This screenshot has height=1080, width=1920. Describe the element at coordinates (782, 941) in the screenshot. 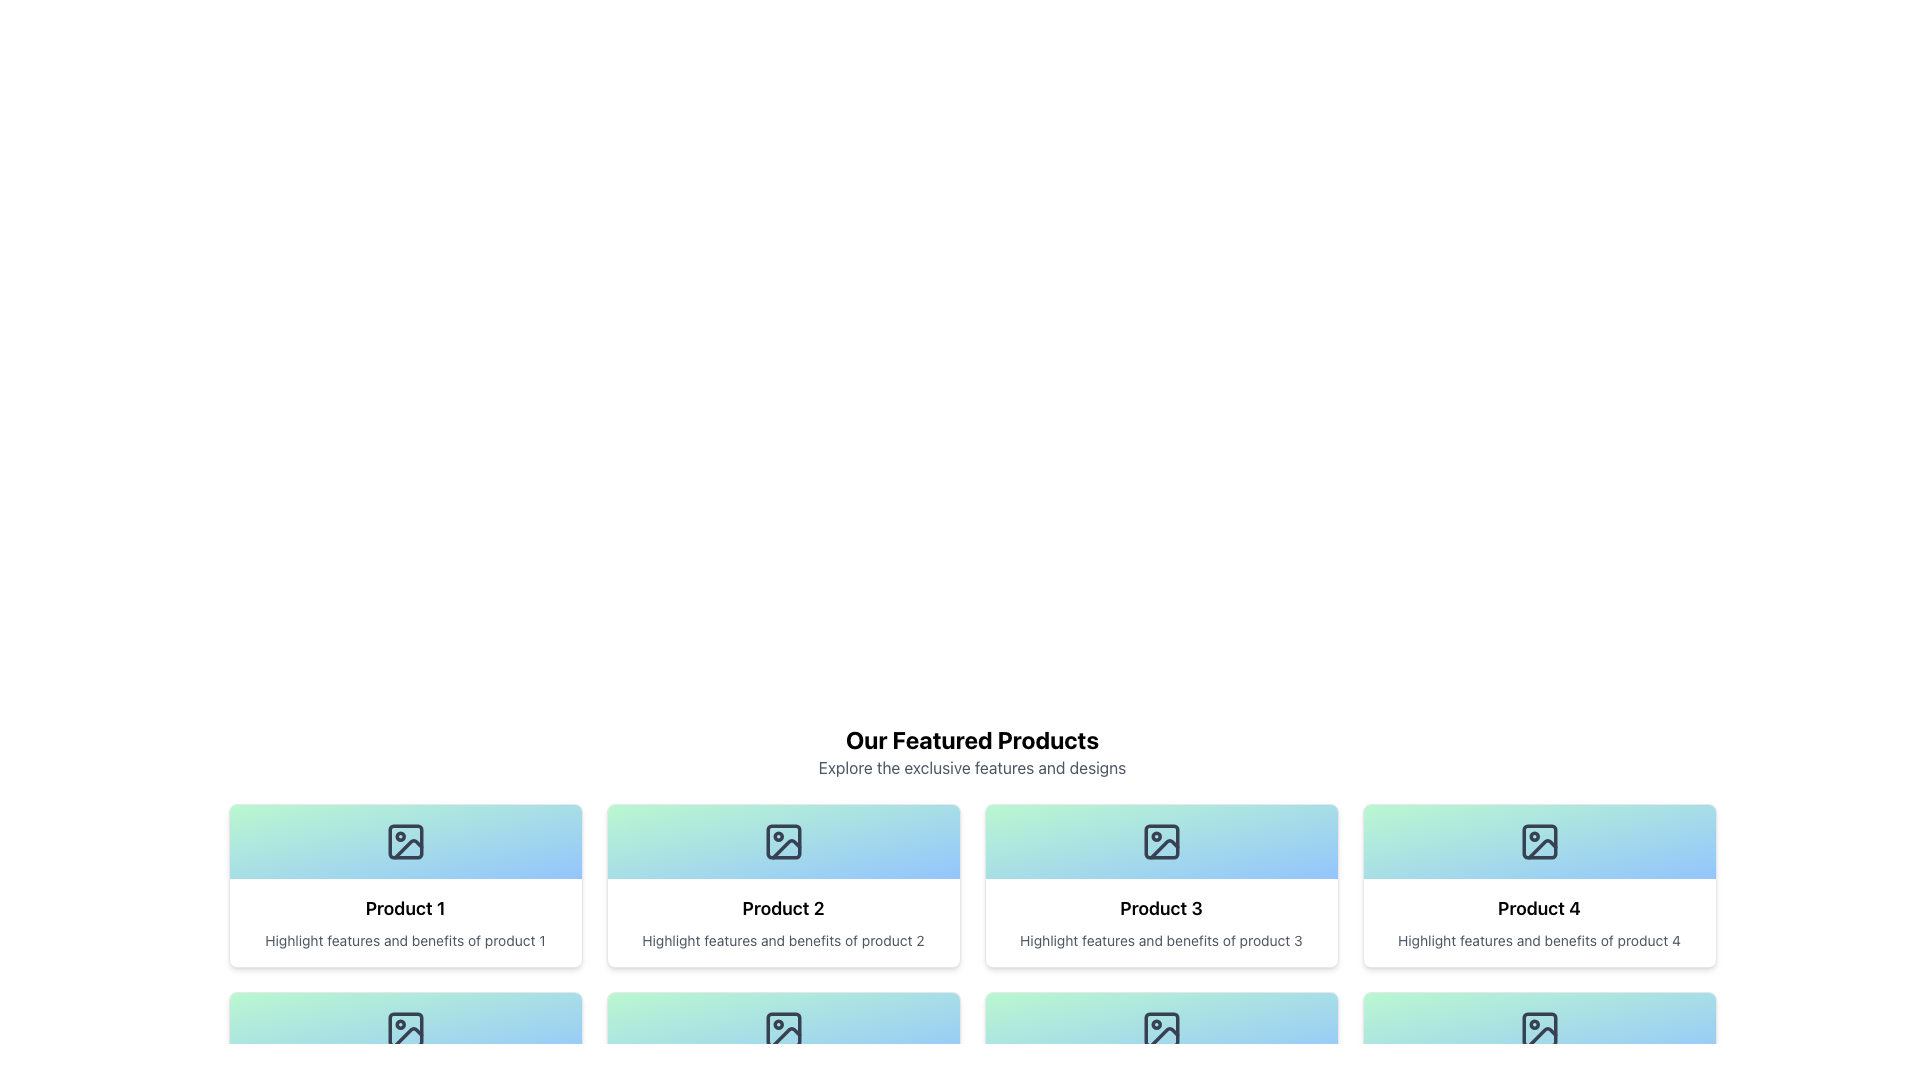

I see `the Text Label element that reads 'Highlight features and benefits of product 2.', which is styled in gray and positioned directly below the title 'Product 2' in the second product card` at that location.